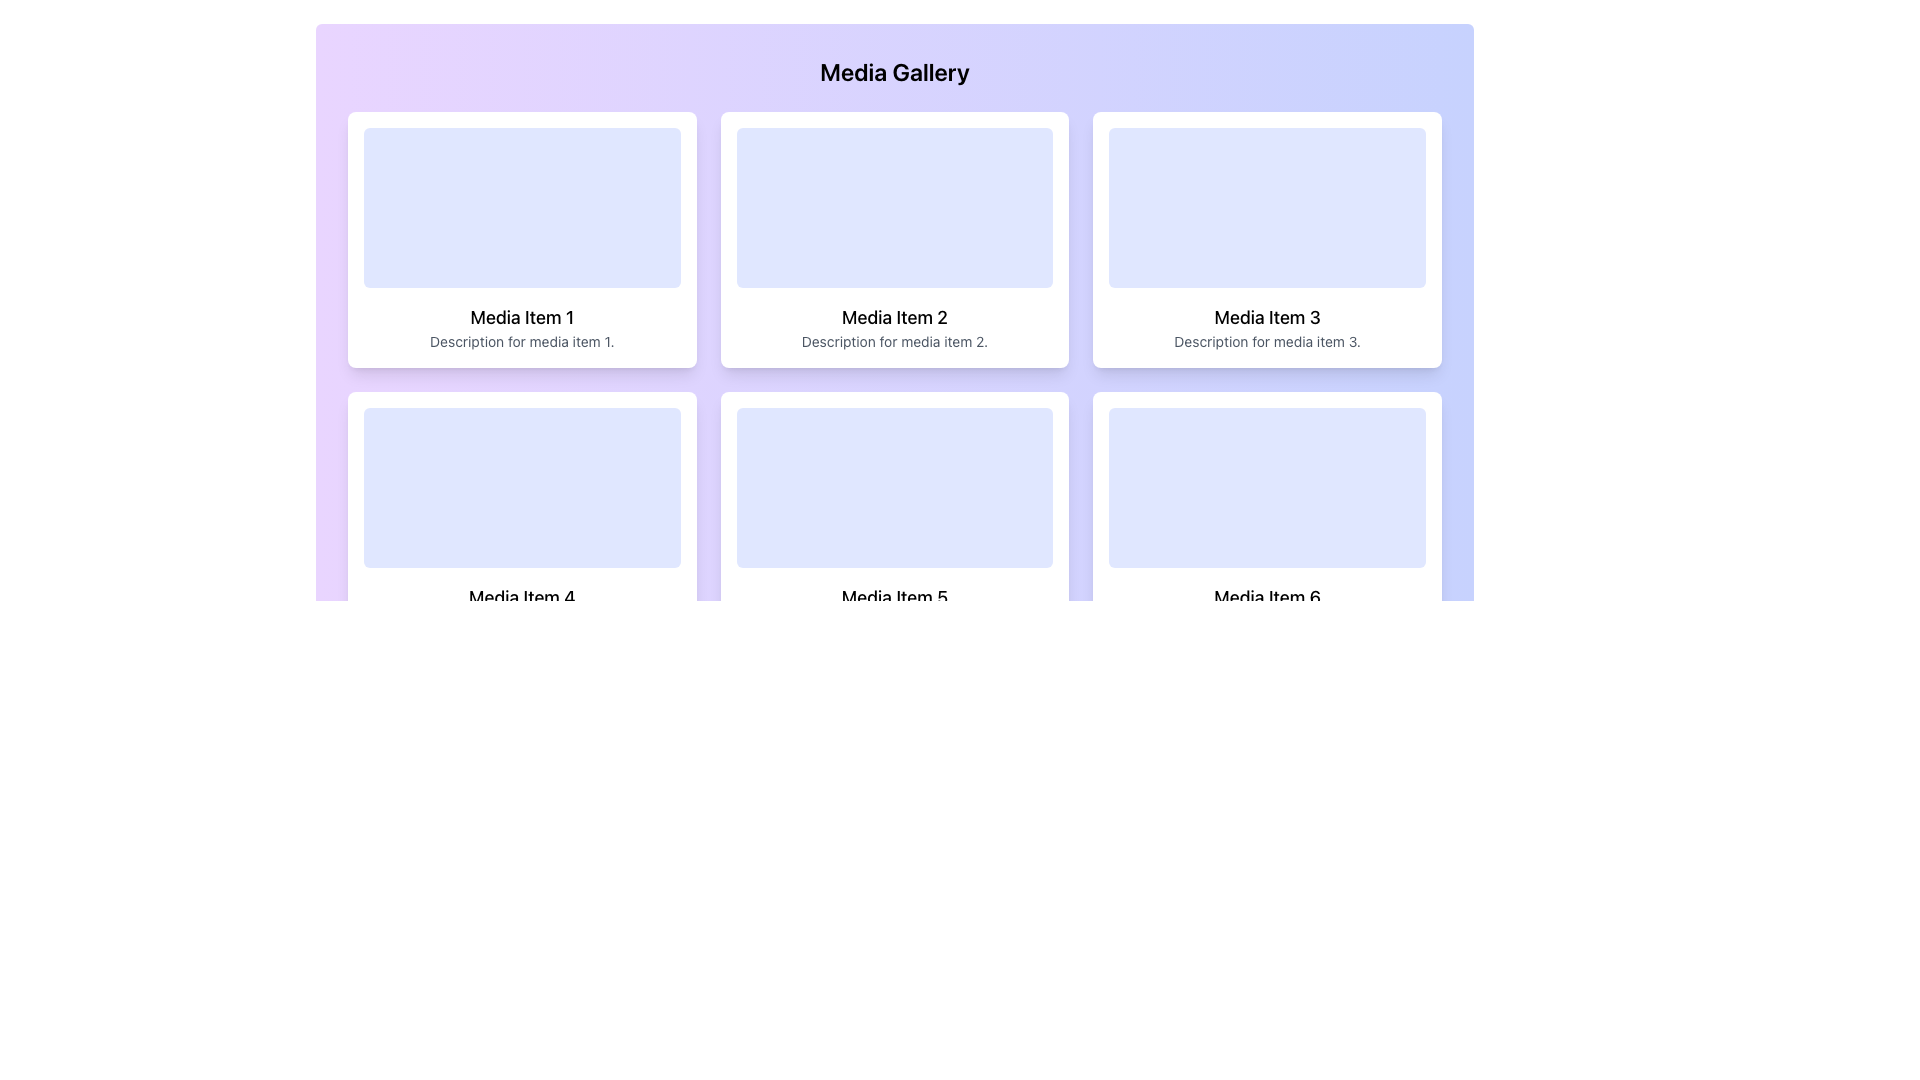  What do you see at coordinates (893, 341) in the screenshot?
I see `text label providing a brief description of the media item labeled 'Media Item 2', located directly below the heading in the Media Gallery grid` at bounding box center [893, 341].